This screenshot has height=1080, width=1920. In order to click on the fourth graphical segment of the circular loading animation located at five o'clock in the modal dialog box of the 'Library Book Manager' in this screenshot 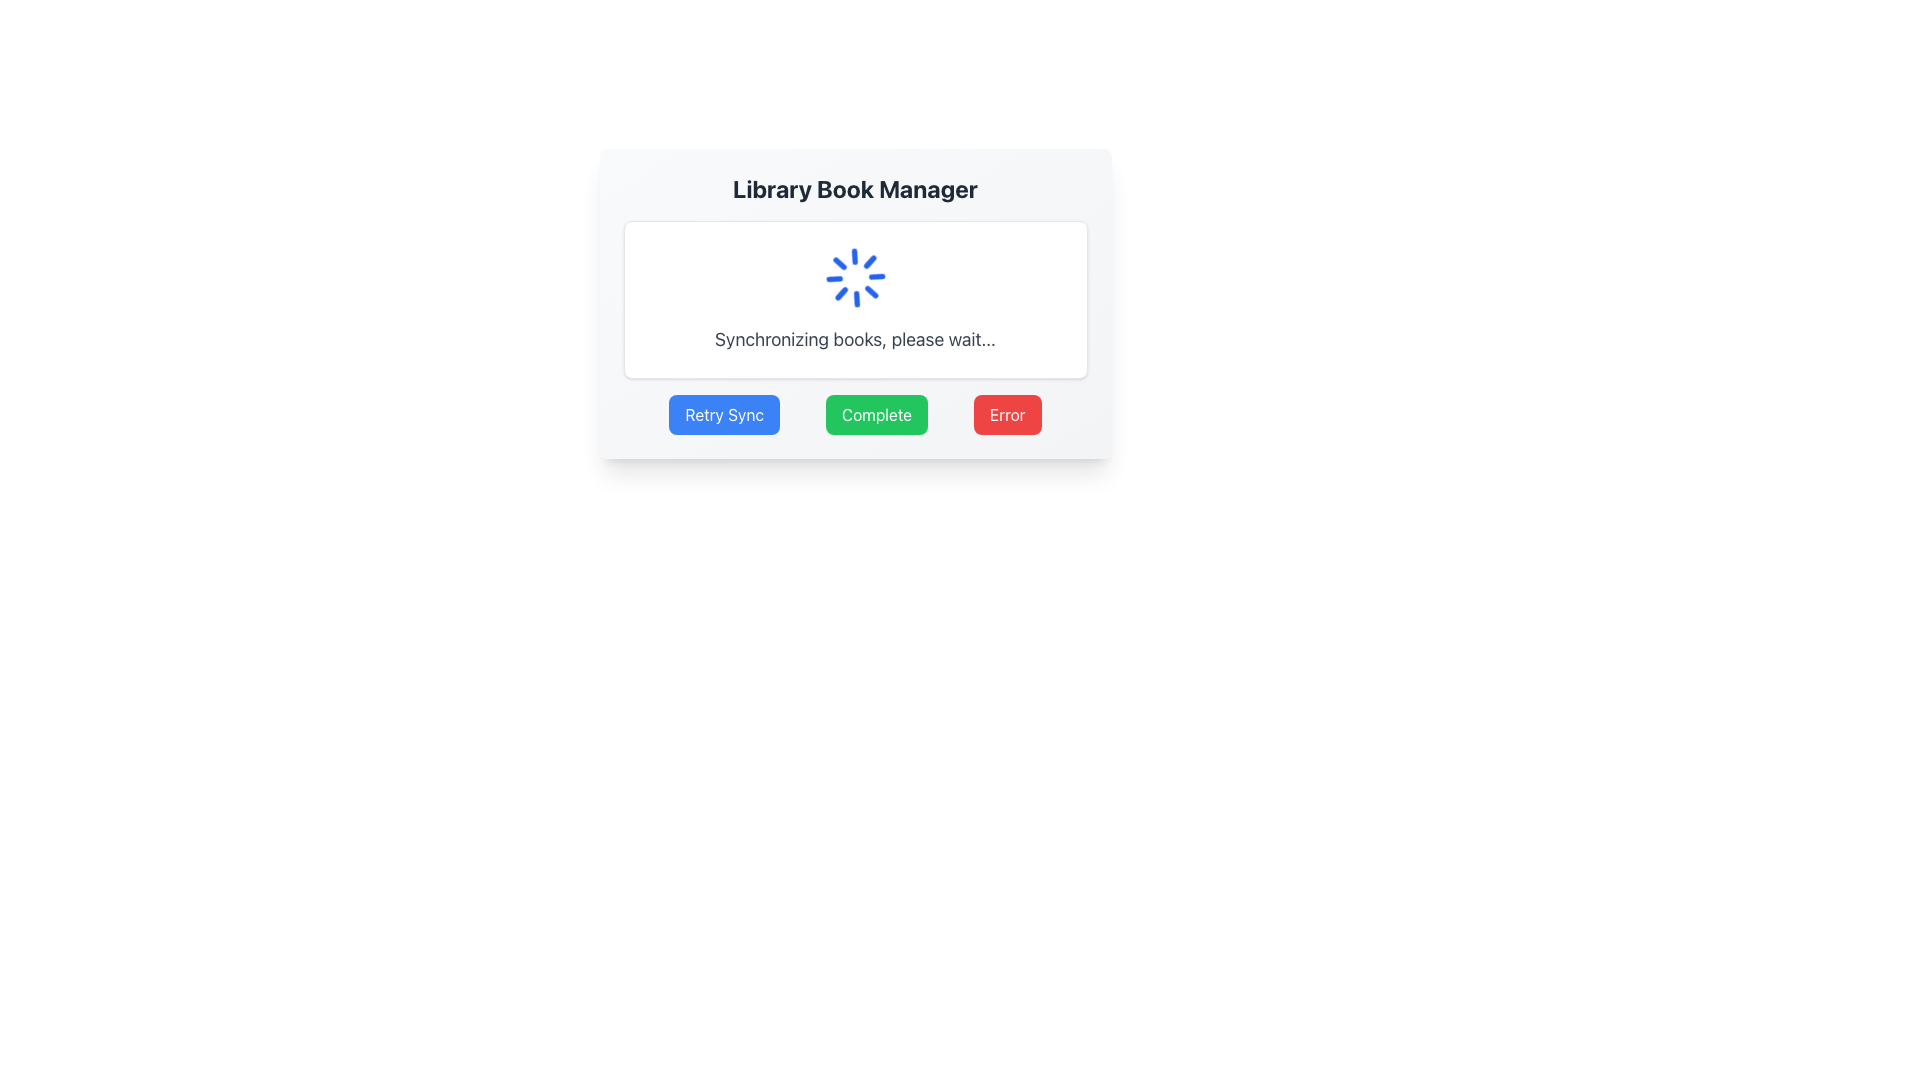, I will do `click(837, 265)`.